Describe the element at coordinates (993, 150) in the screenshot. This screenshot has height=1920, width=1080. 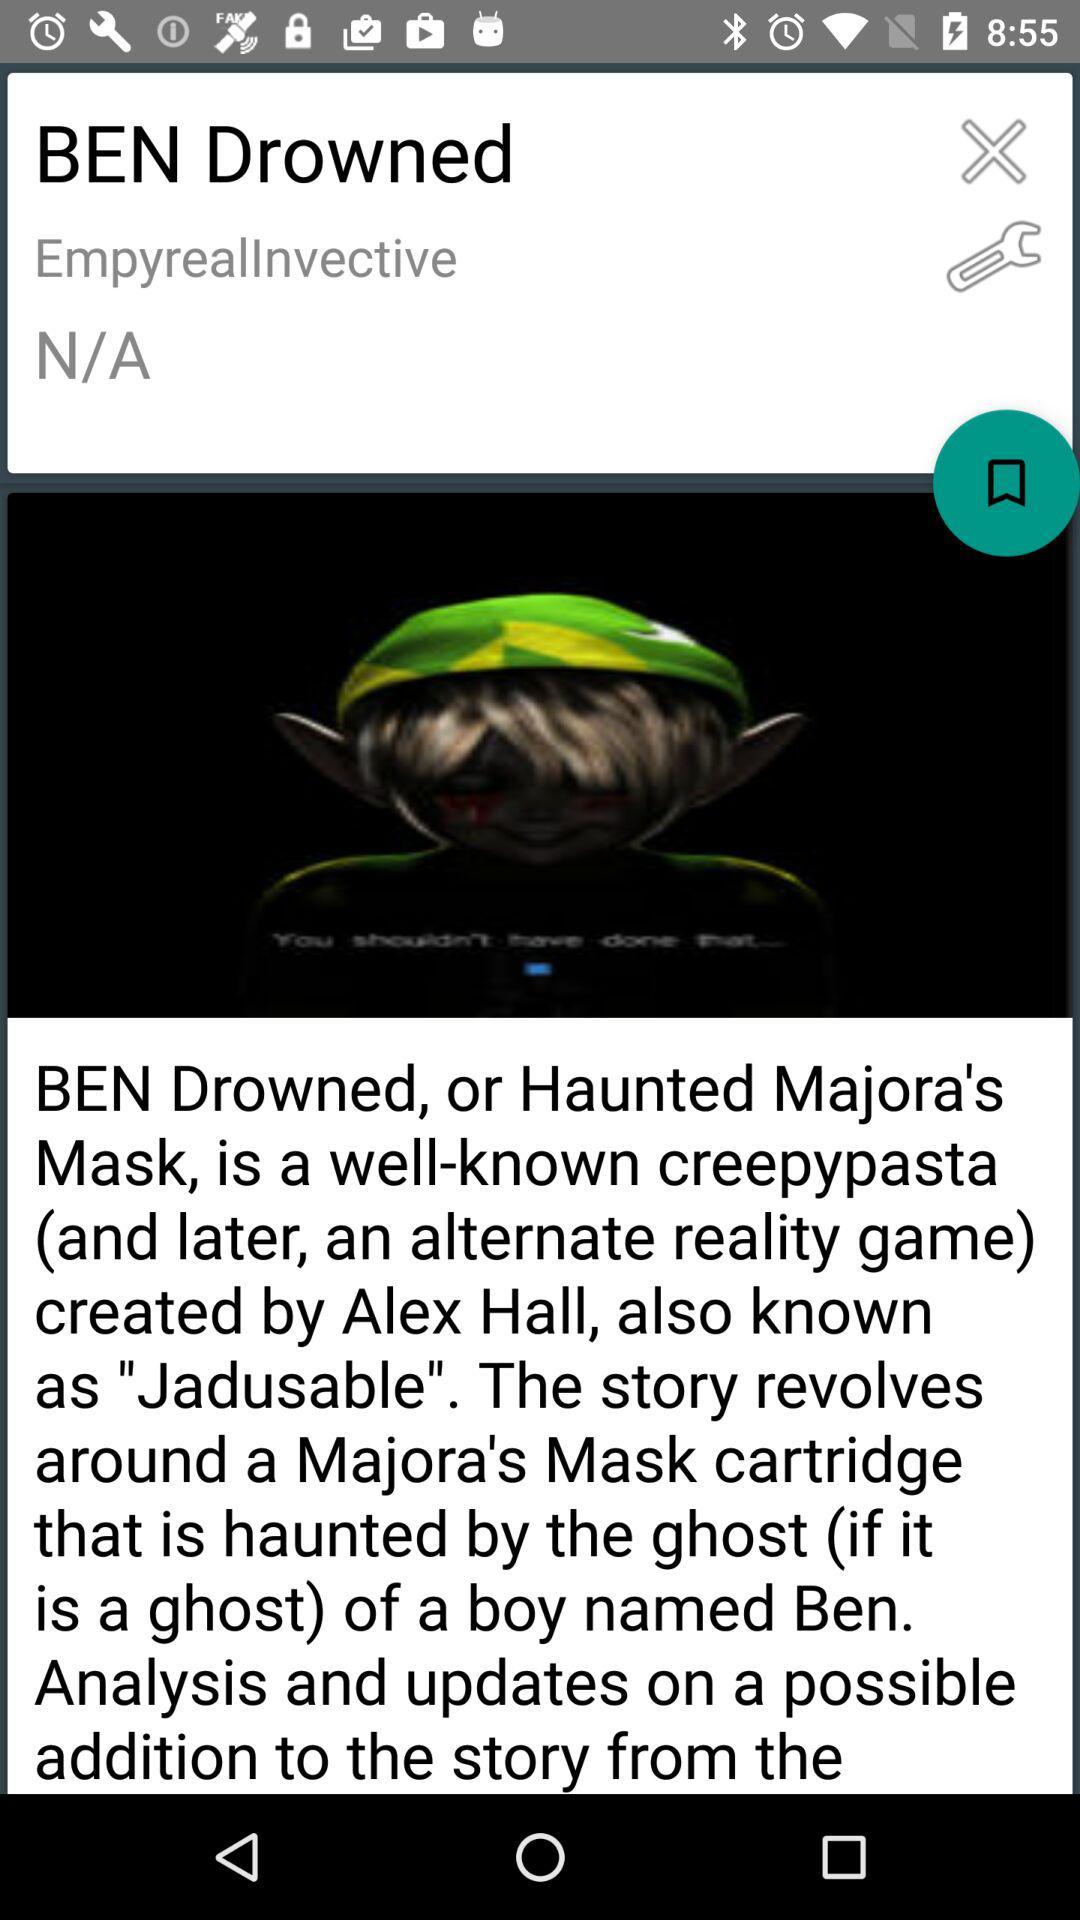
I see `the item to the right of ben drowned item` at that location.